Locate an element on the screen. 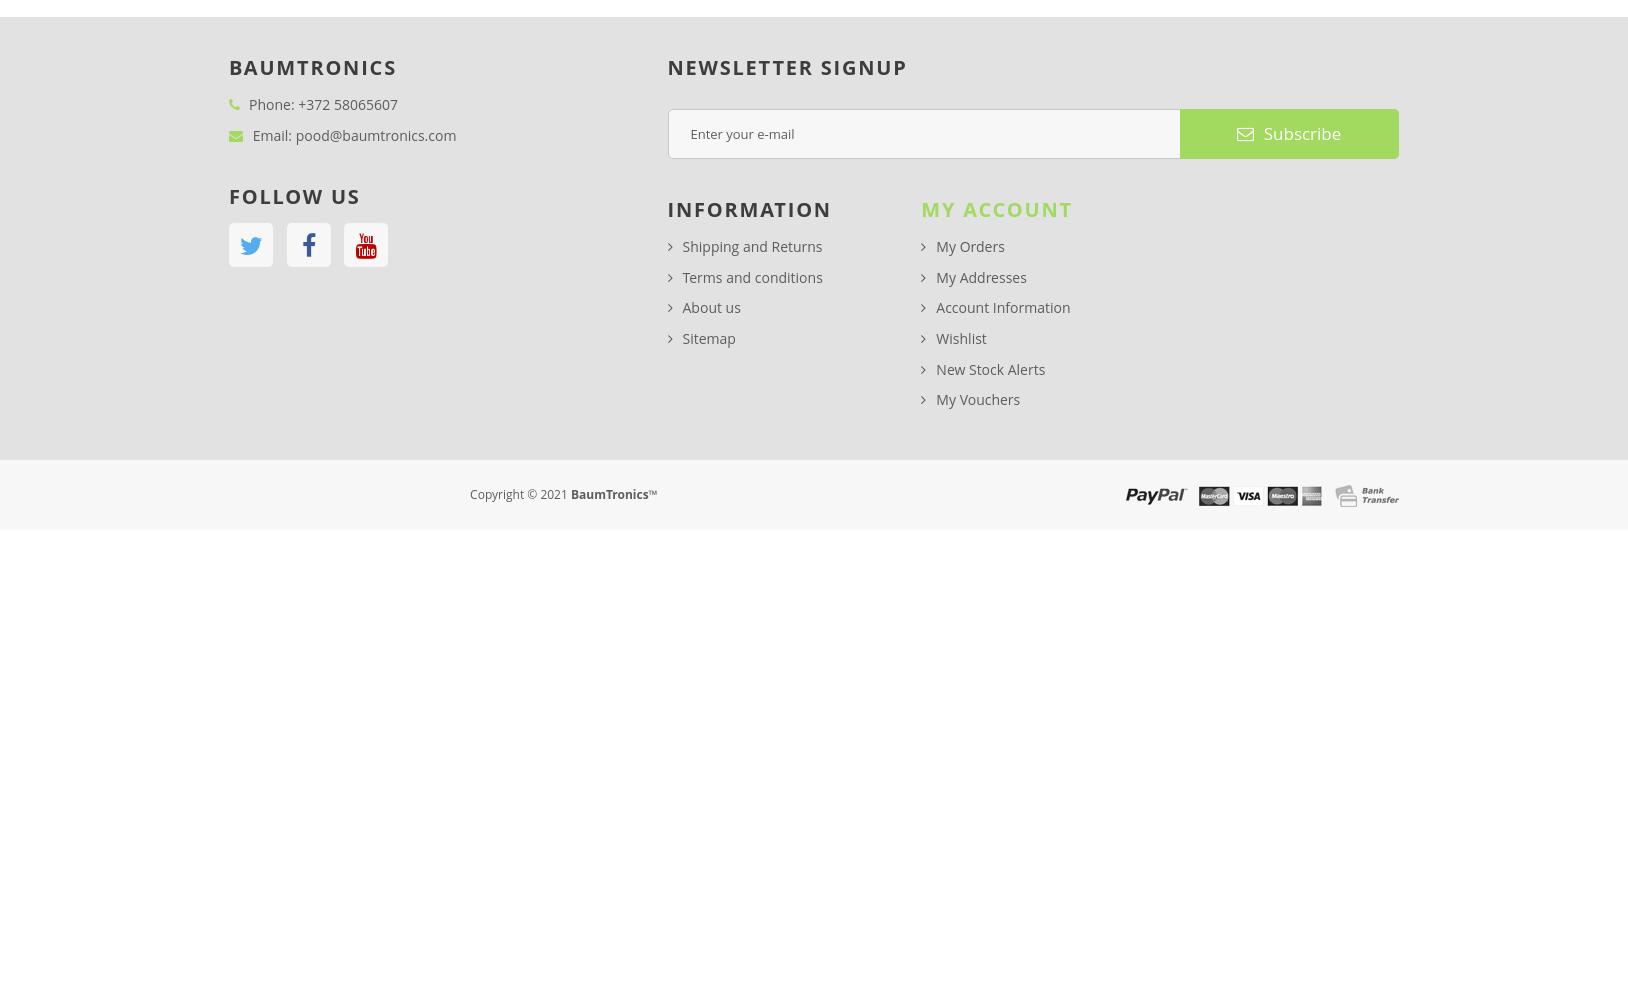 The width and height of the screenshot is (1628, 1000). 'My Vouchers' is located at coordinates (976, 399).